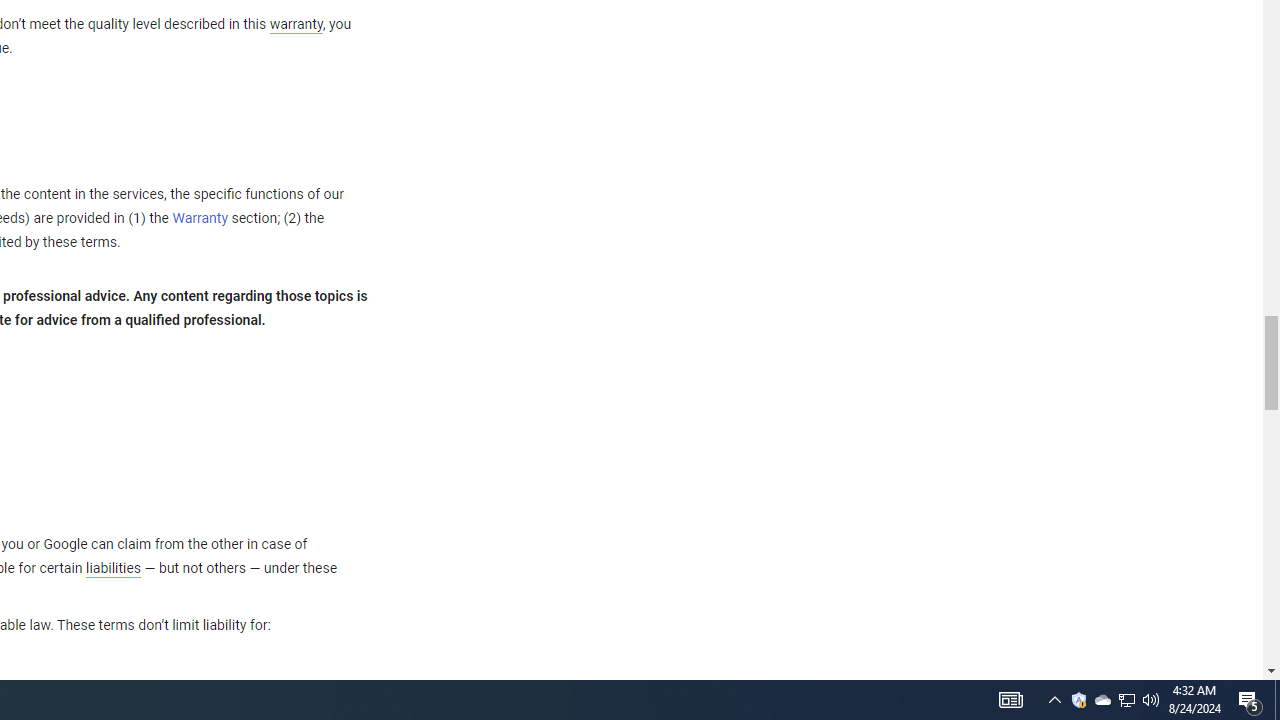  What do you see at coordinates (294, 25) in the screenshot?
I see `'warranty'` at bounding box center [294, 25].